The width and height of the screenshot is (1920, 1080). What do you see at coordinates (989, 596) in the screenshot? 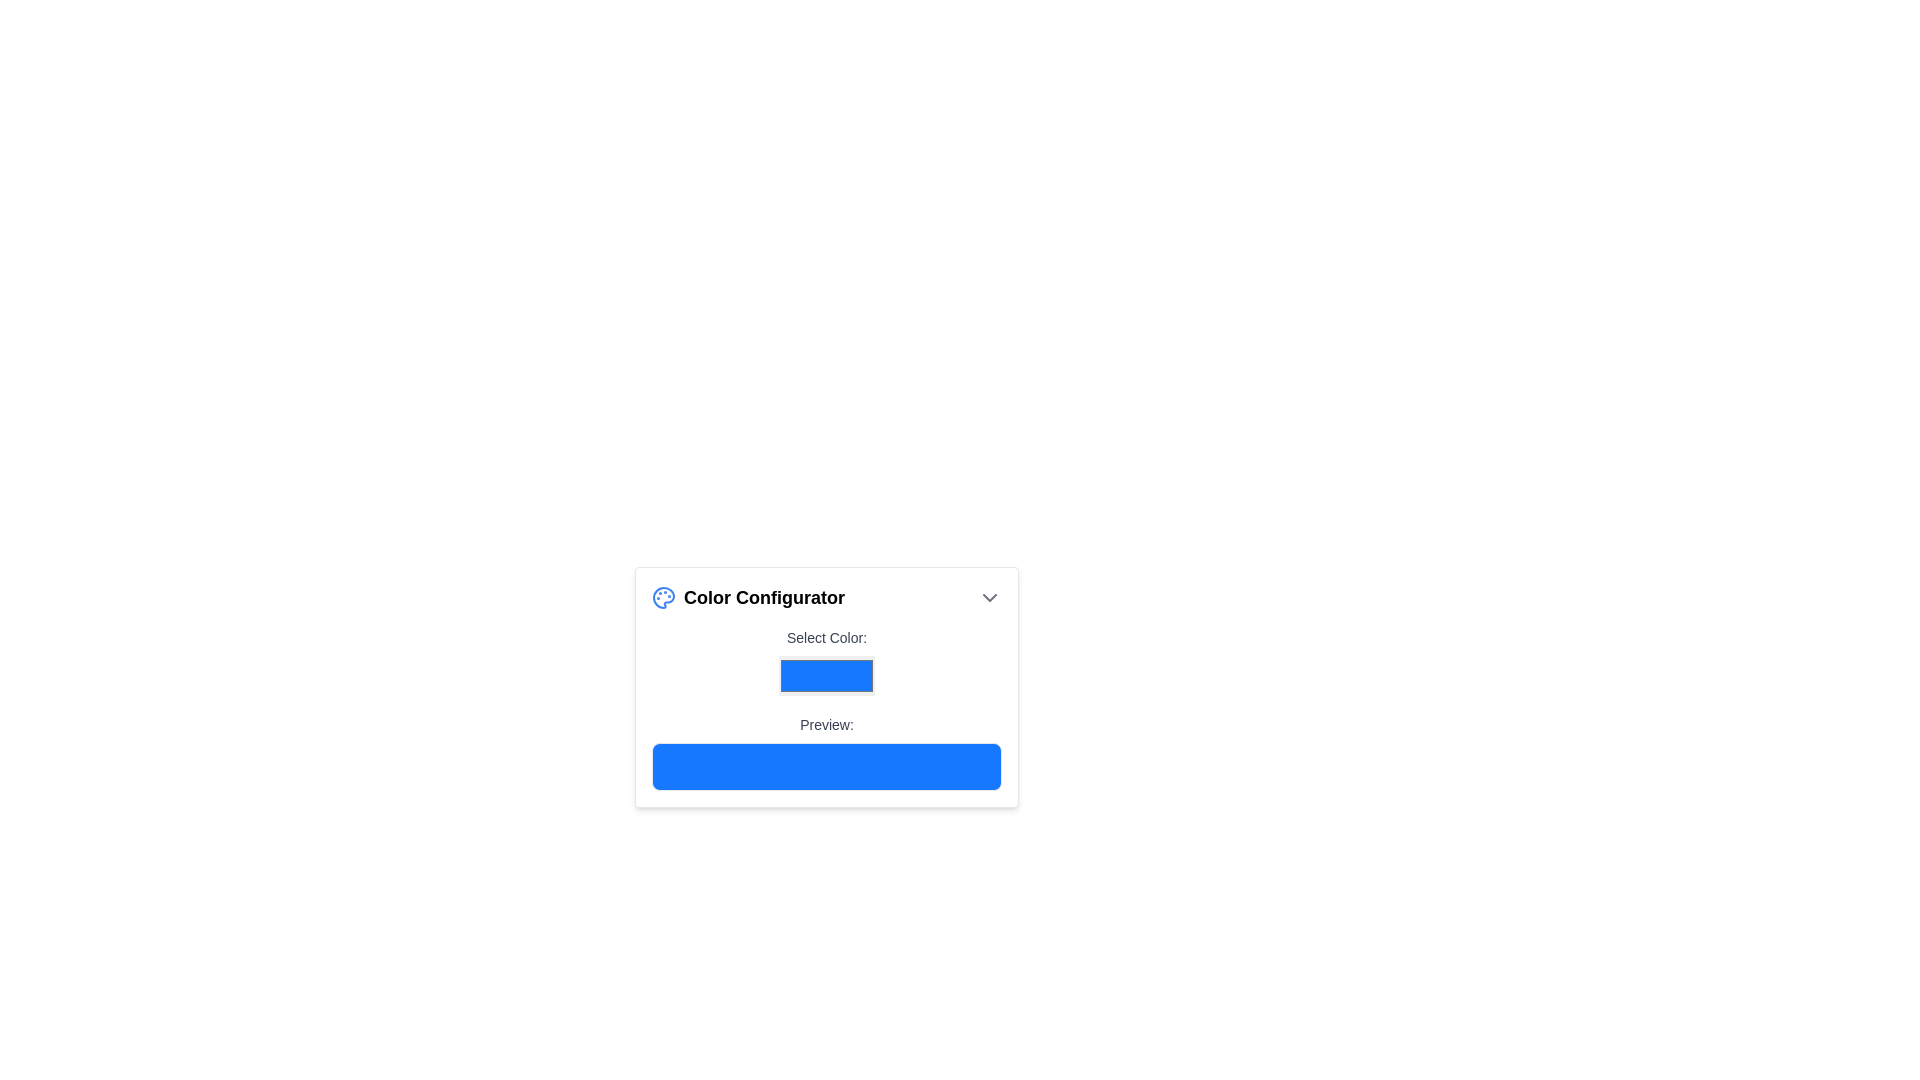
I see `the chevron icon at the top right of the 'Color Configurator' UI` at bounding box center [989, 596].